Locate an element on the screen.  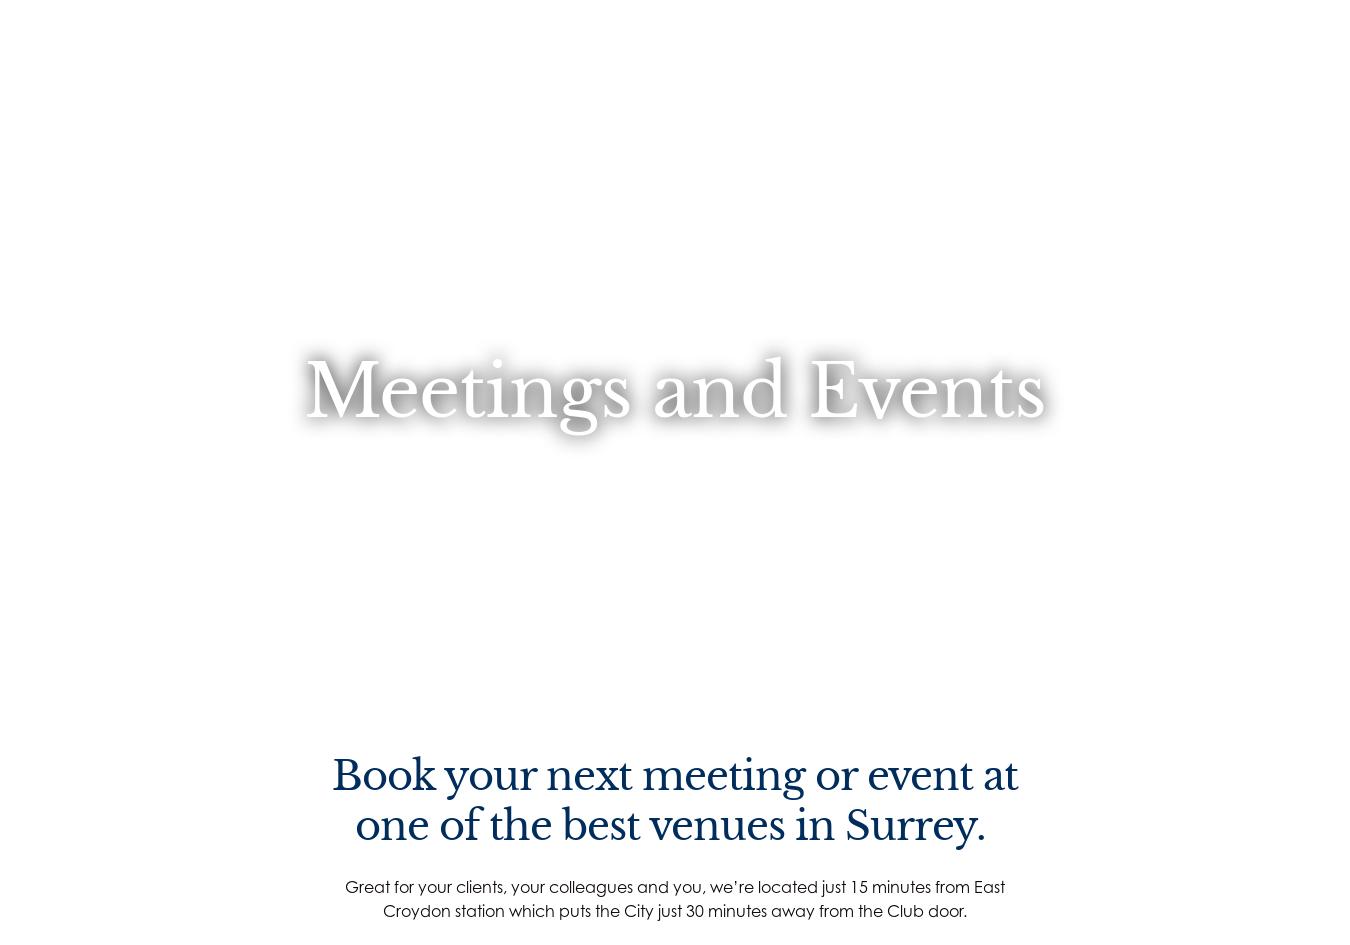
'Dine' is located at coordinates (449, 321).